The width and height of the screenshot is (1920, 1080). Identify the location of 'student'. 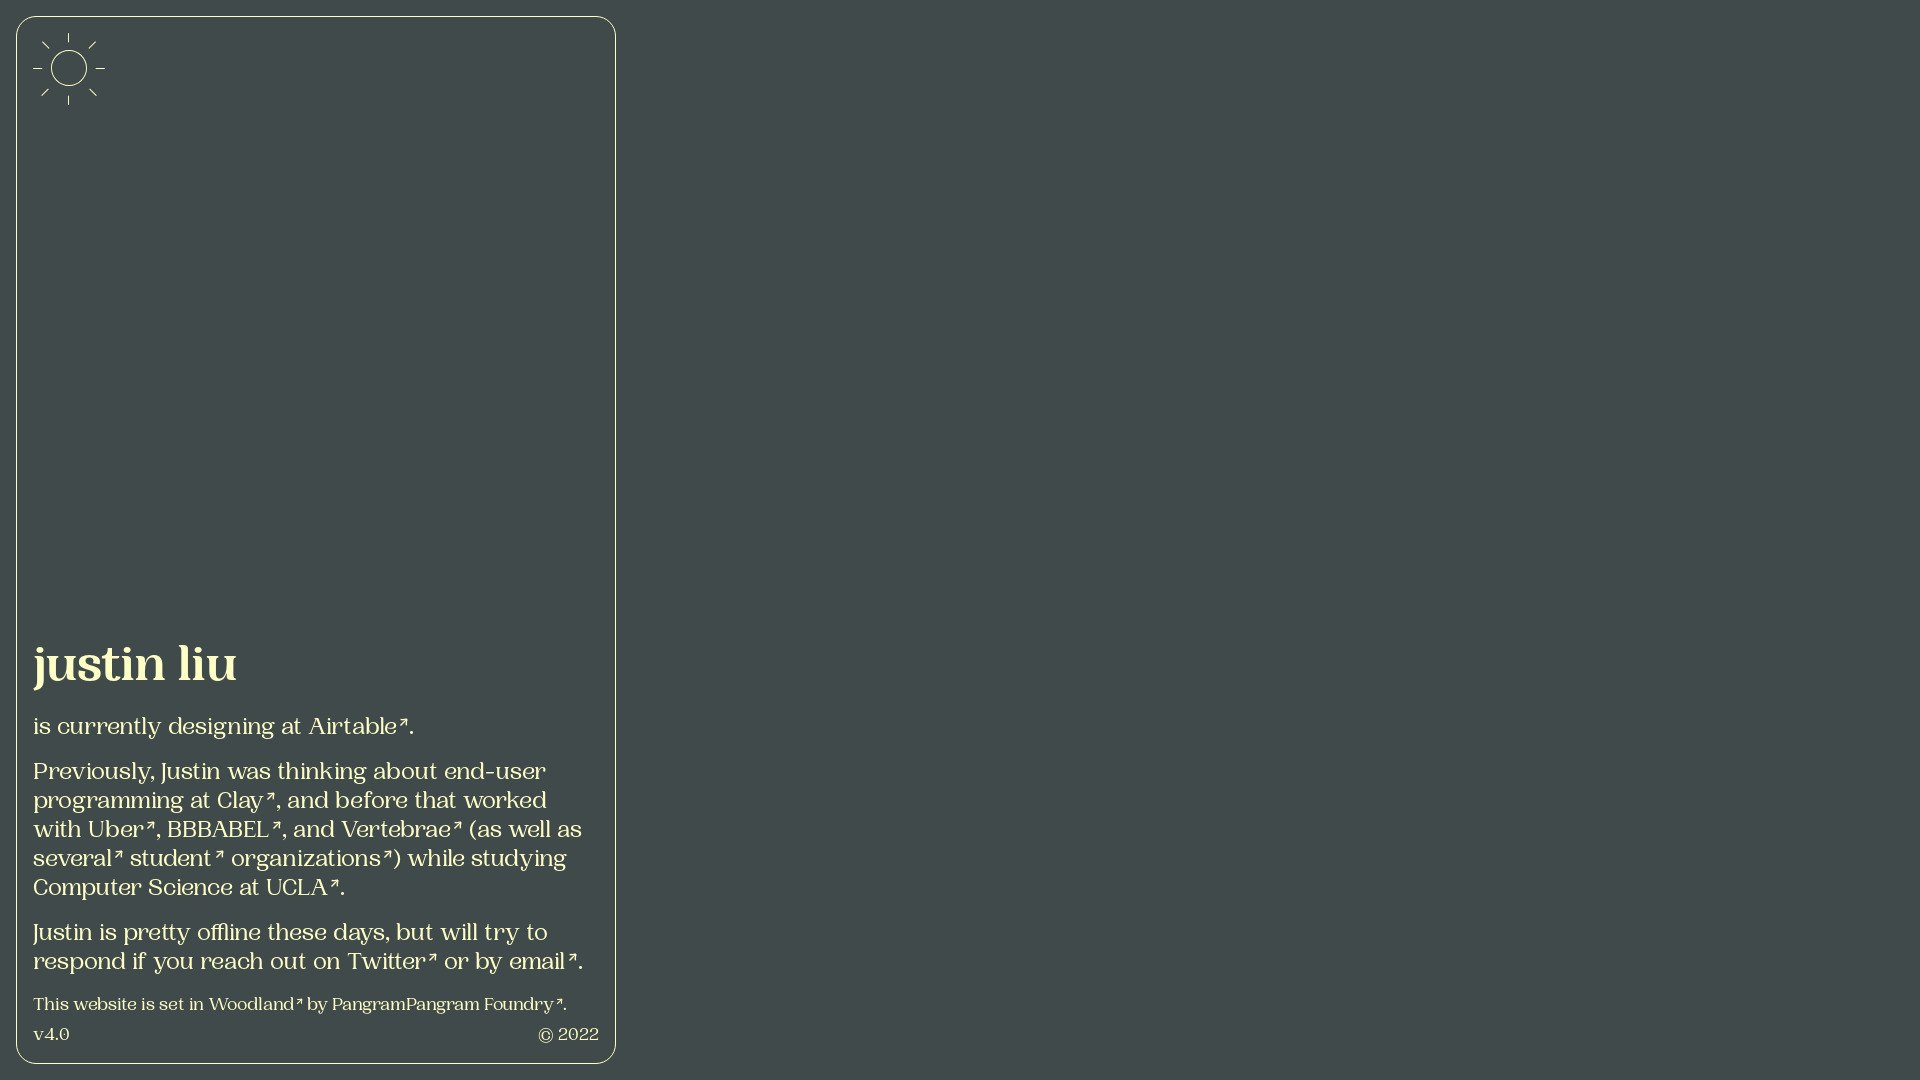
(128, 859).